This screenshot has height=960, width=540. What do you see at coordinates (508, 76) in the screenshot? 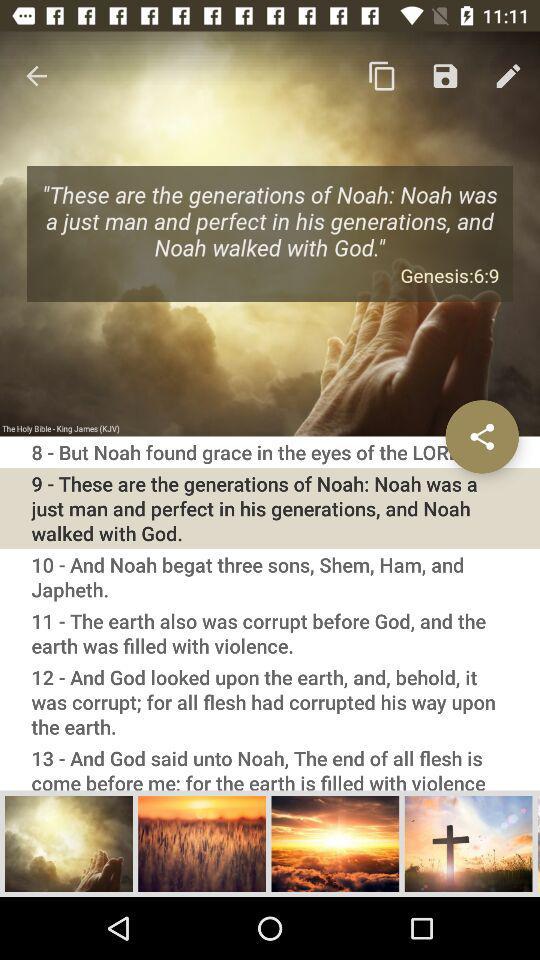
I see `the edit tool option on the top right of the page` at bounding box center [508, 76].